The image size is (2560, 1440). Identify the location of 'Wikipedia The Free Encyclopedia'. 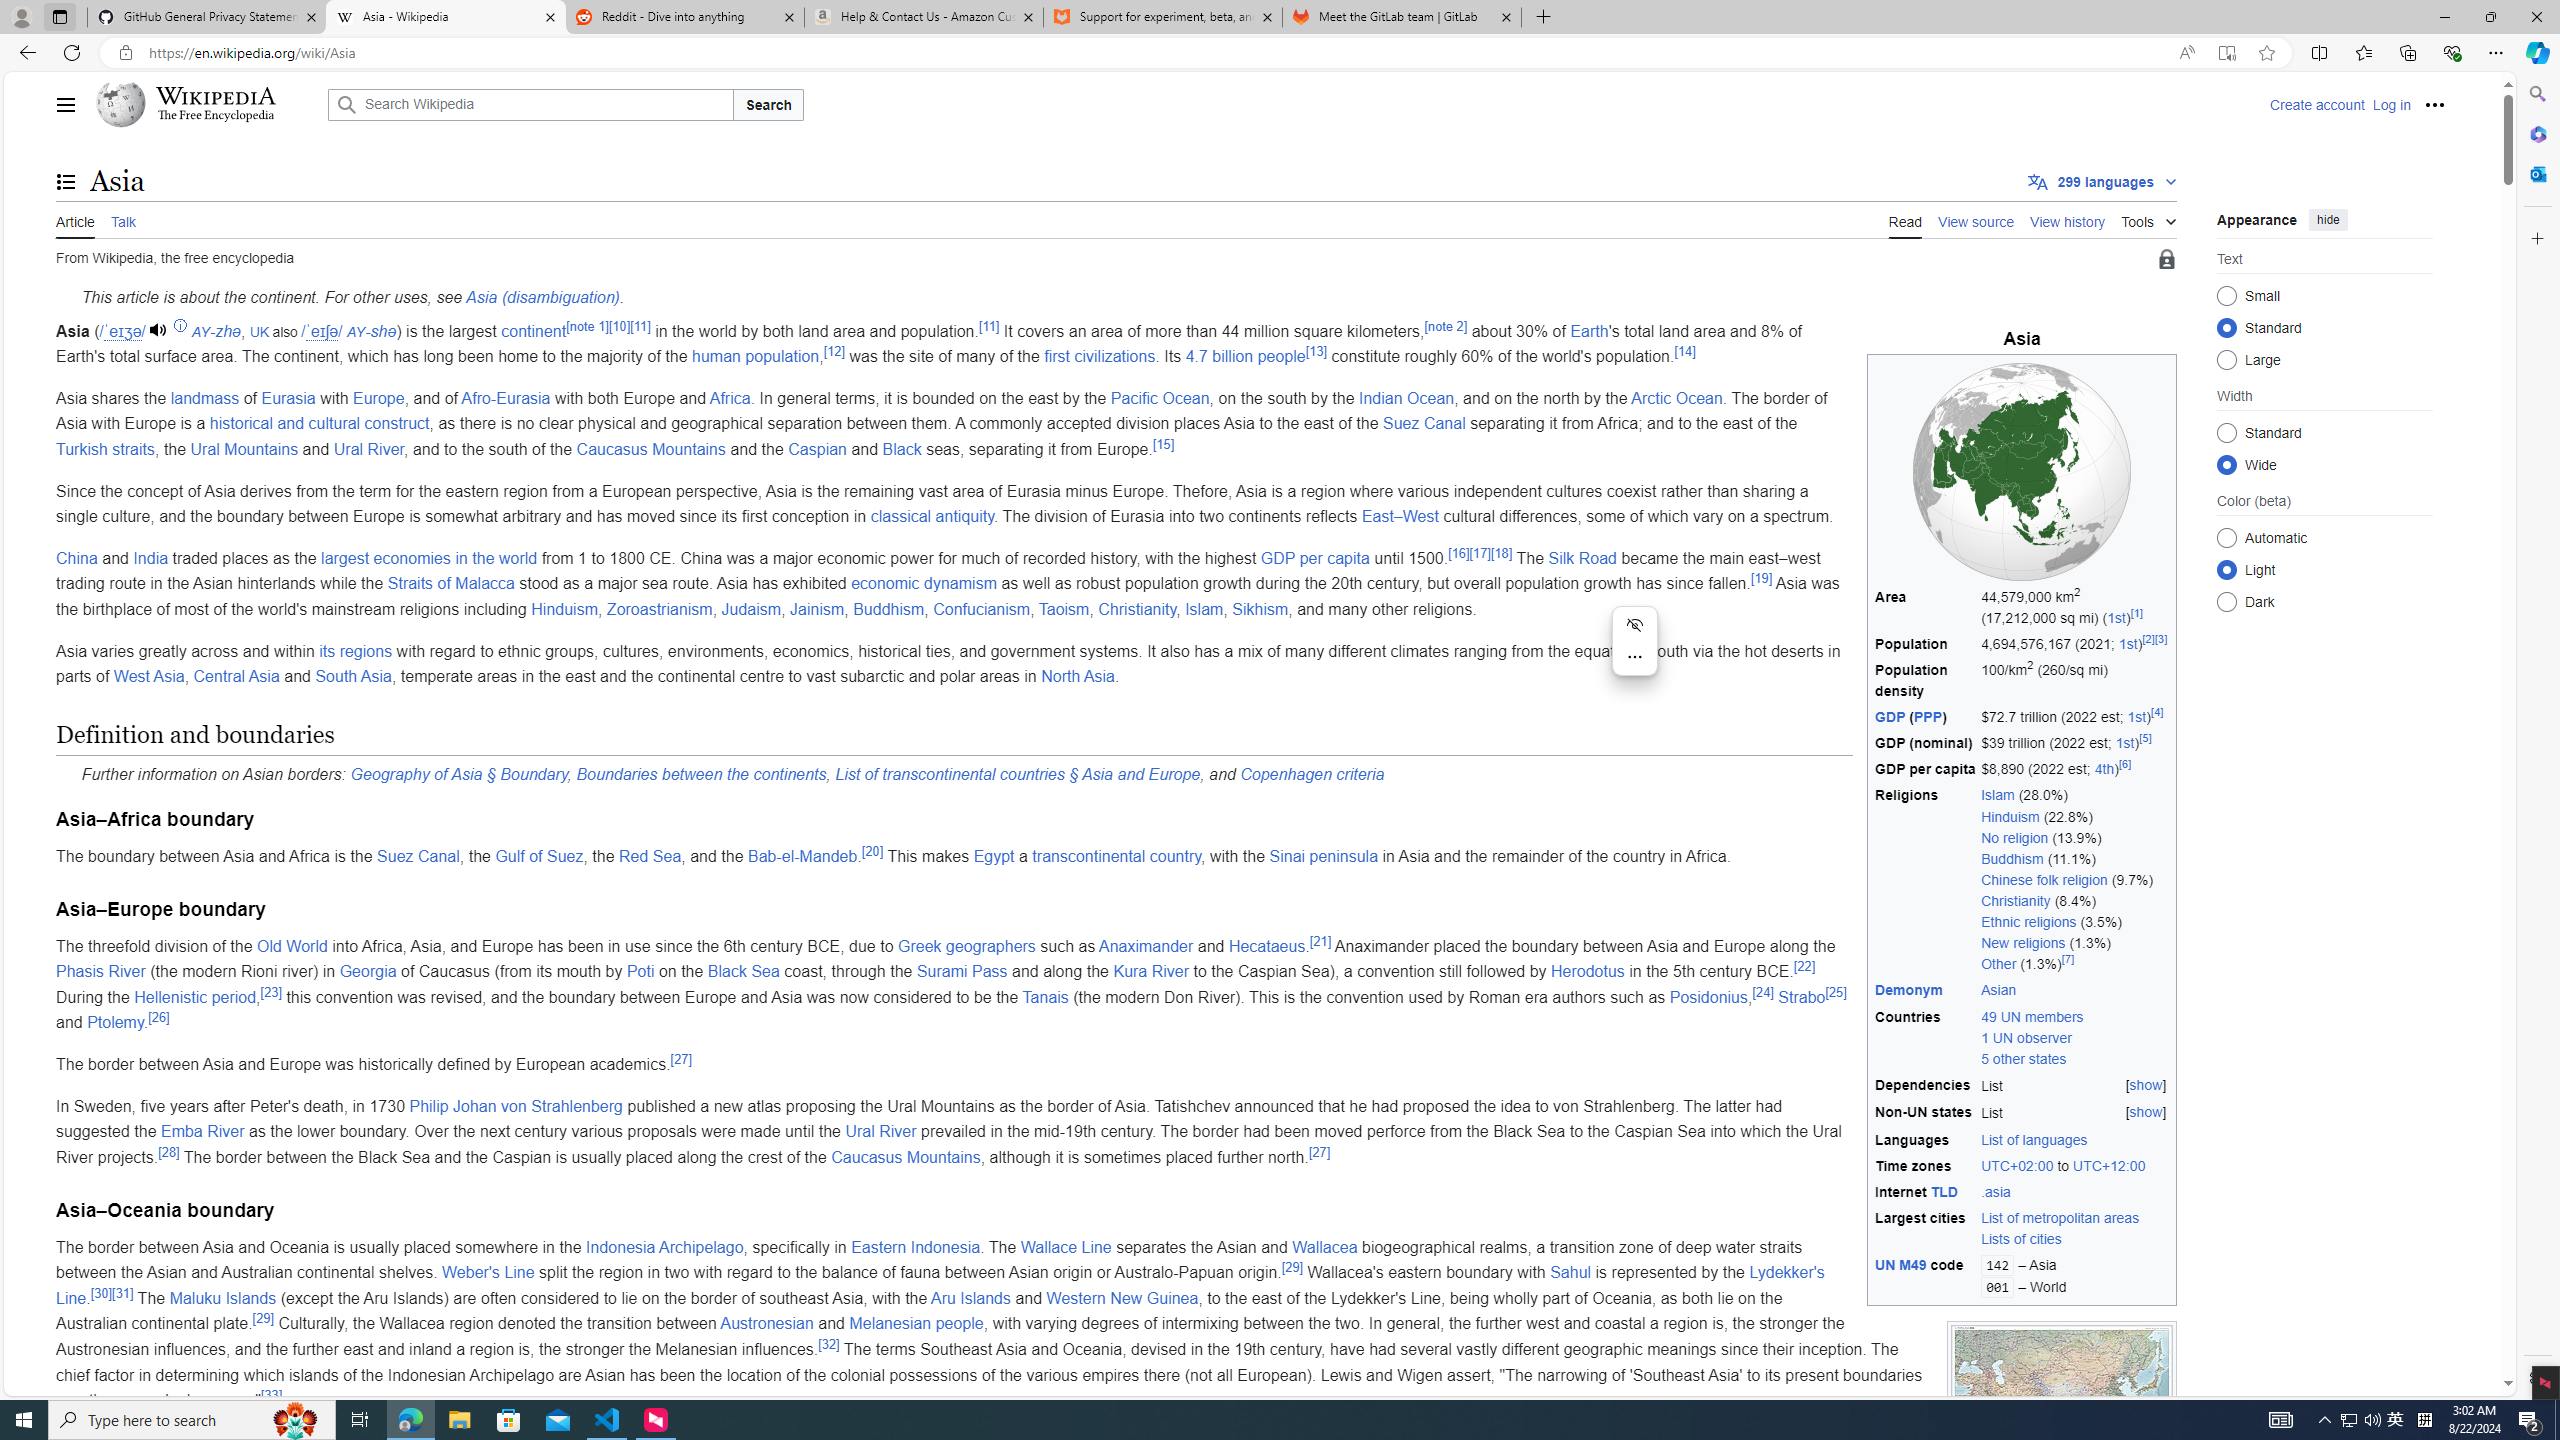
(207, 104).